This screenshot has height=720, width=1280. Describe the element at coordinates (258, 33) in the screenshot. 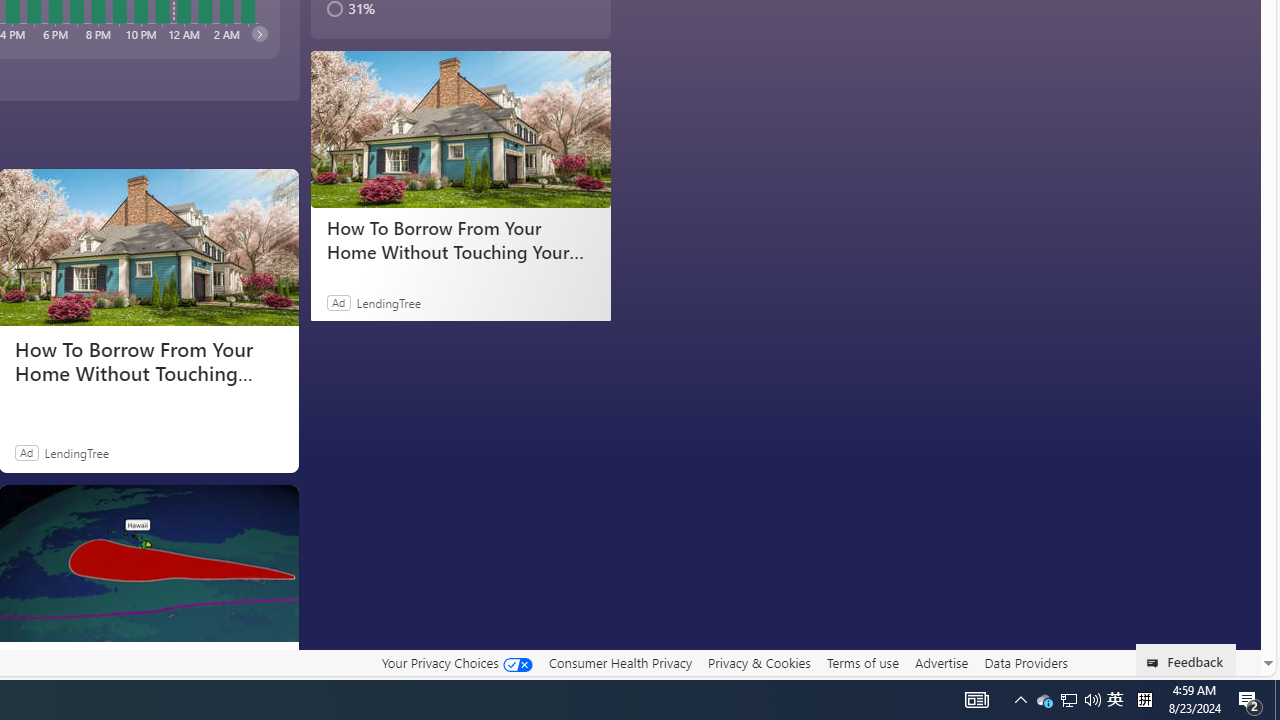

I see `'next'` at that location.